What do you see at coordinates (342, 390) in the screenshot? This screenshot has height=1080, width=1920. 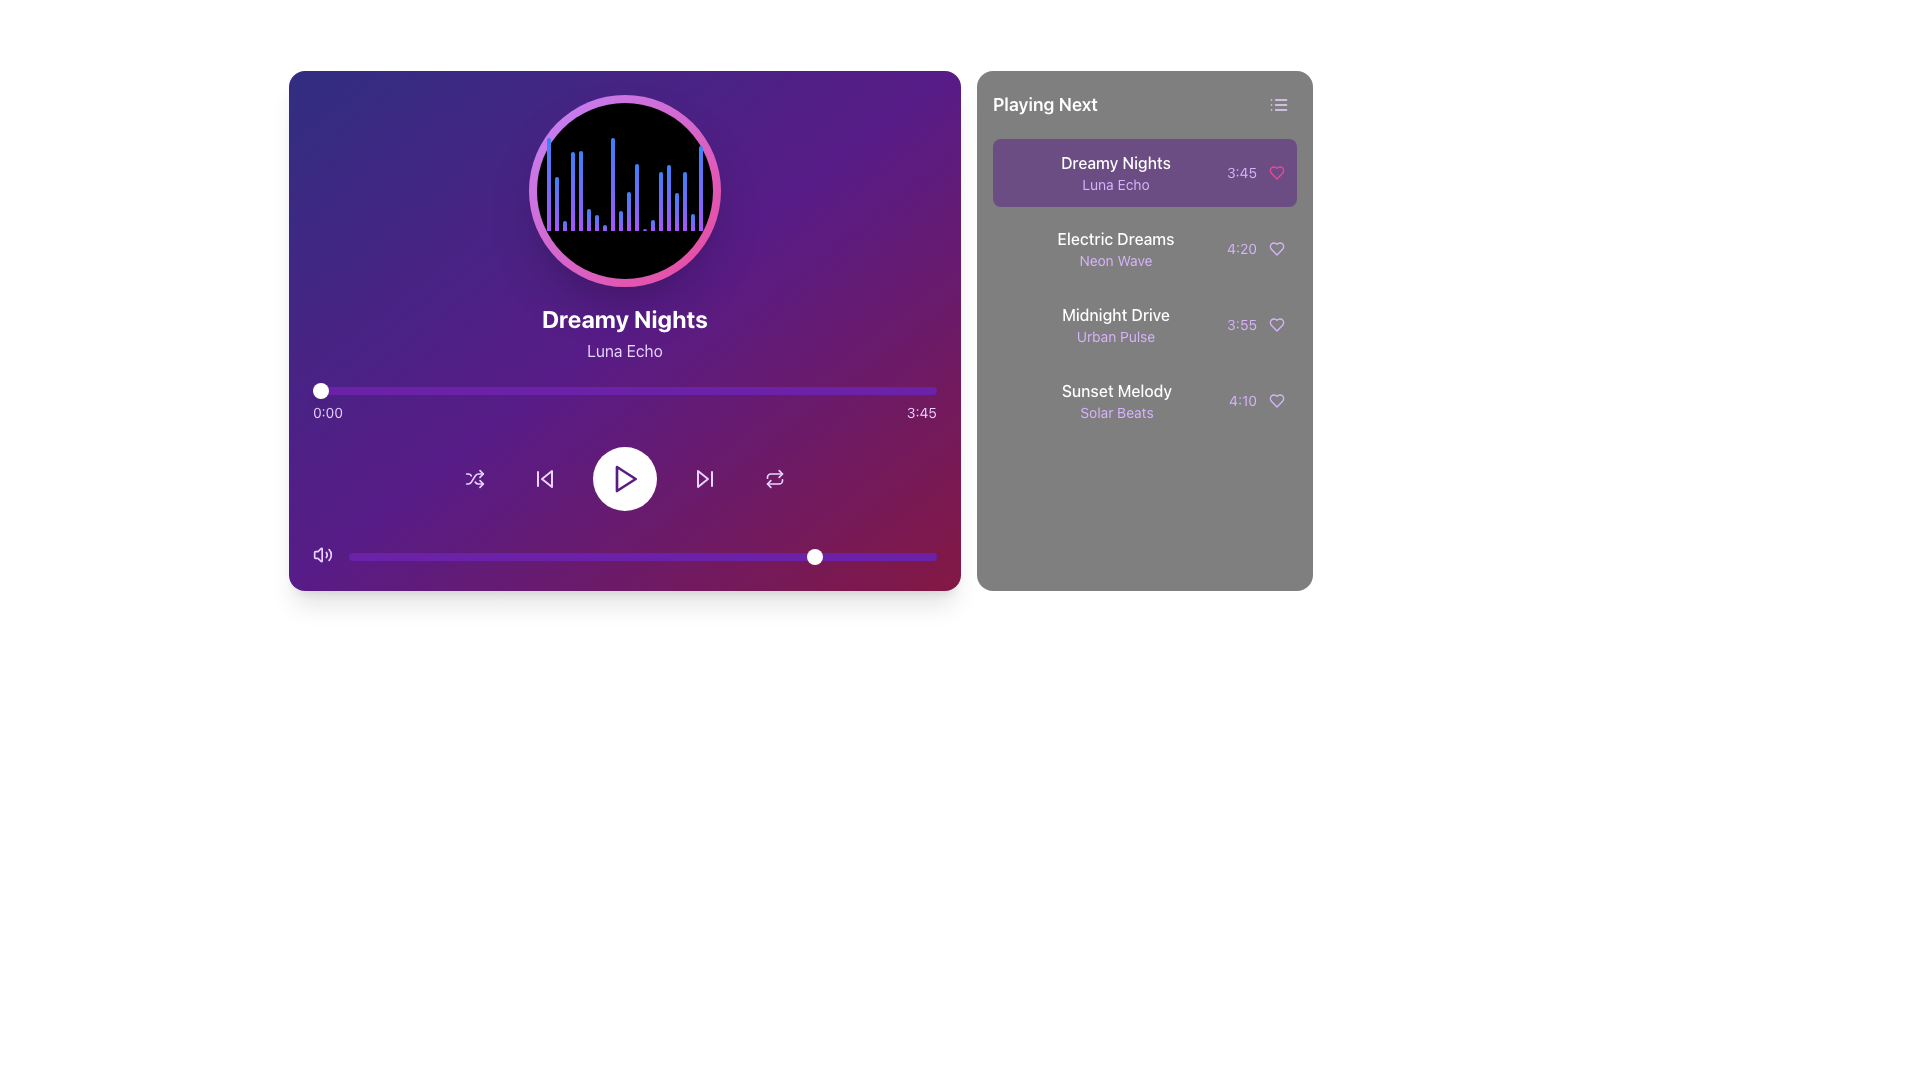 I see `the playback position` at bounding box center [342, 390].